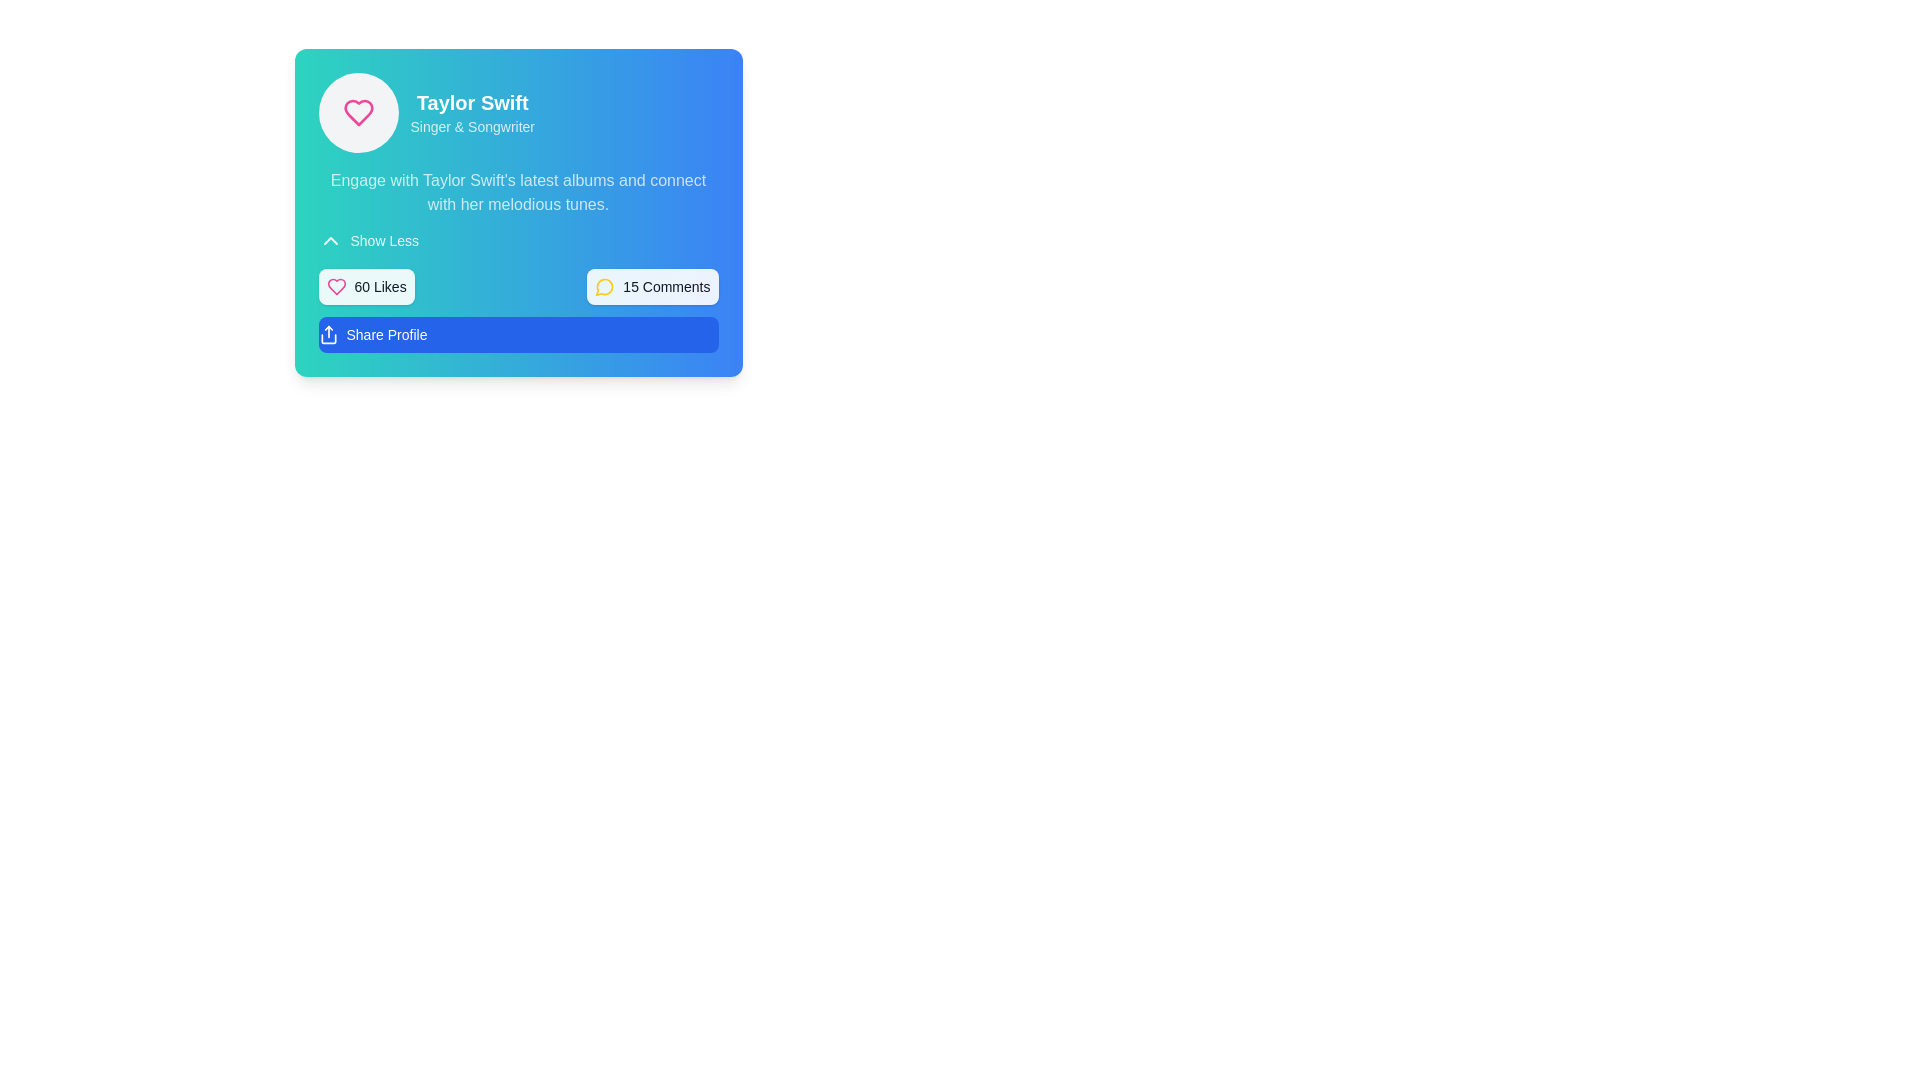 Image resolution: width=1920 pixels, height=1080 pixels. I want to click on the second interactive button to the right of the '60 Likes' button, so click(652, 286).